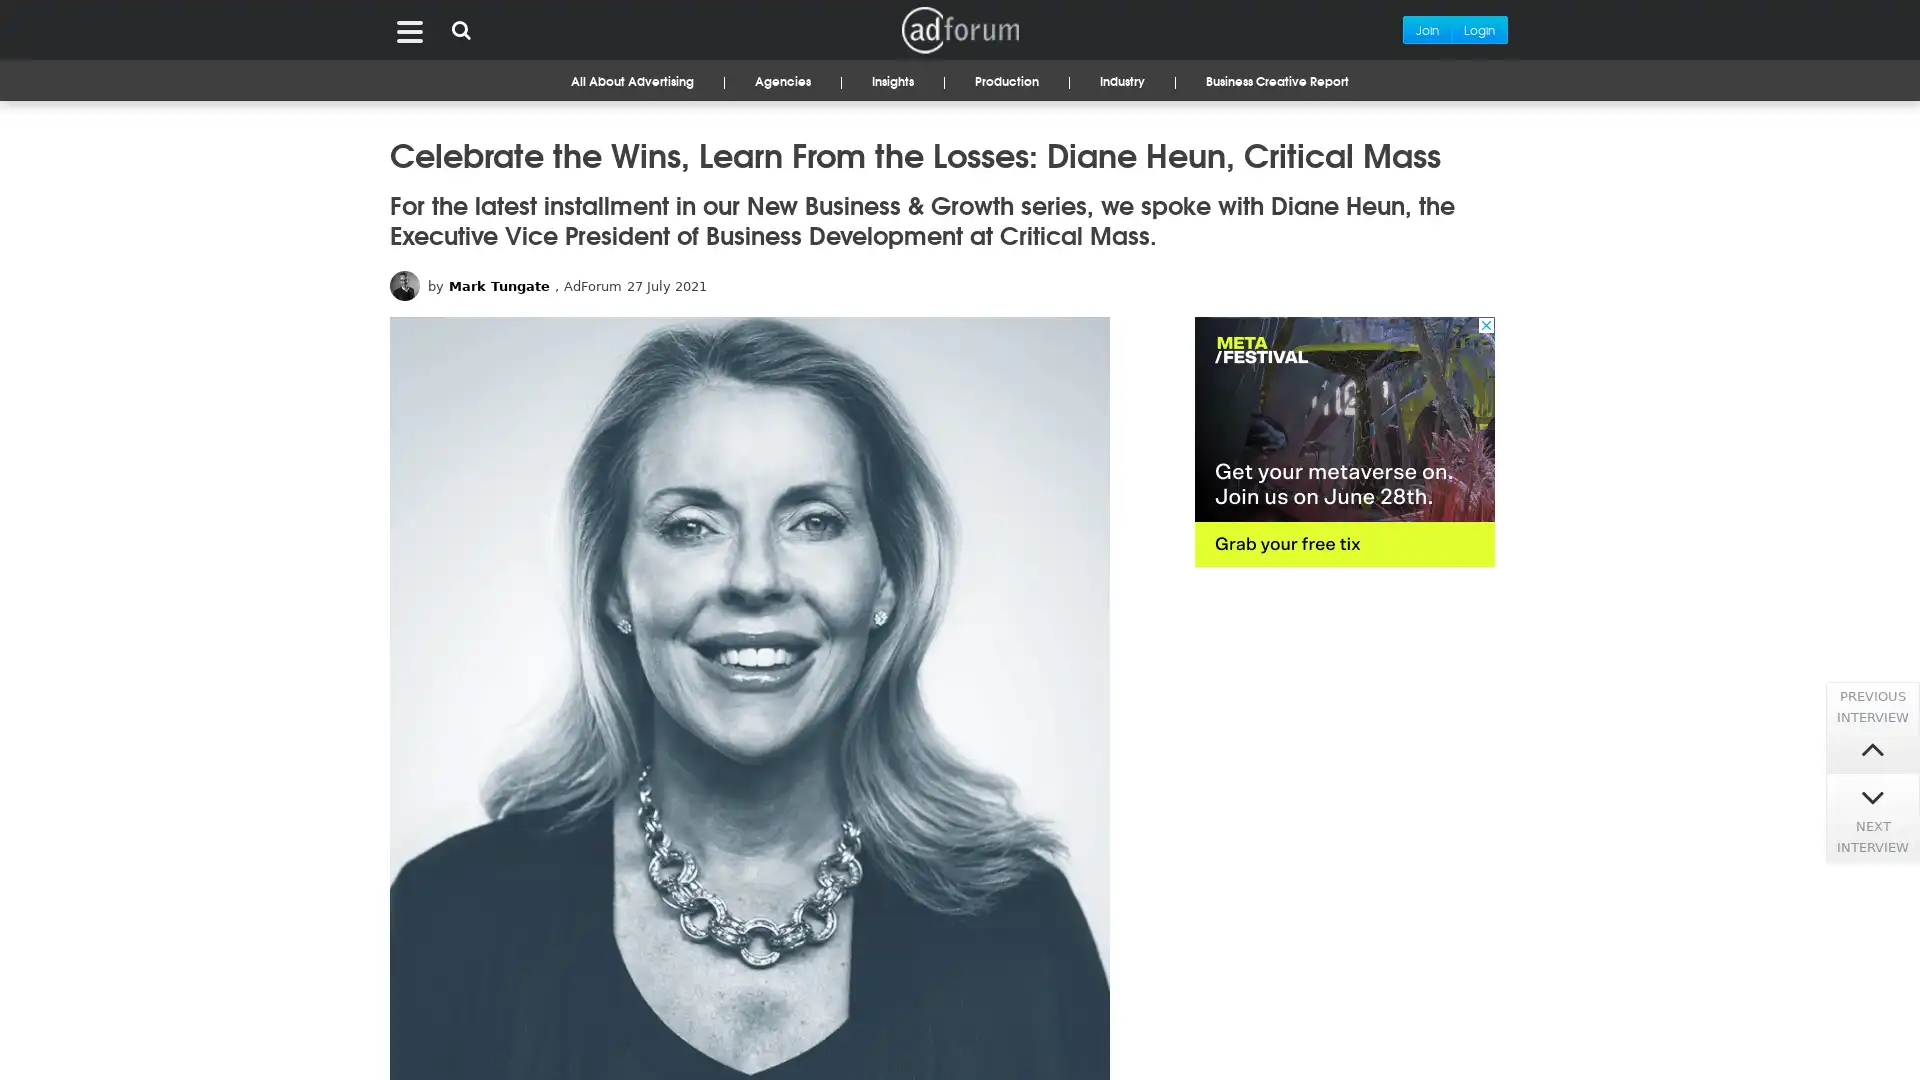 The width and height of the screenshot is (1920, 1080). I want to click on Login, so click(1479, 30).